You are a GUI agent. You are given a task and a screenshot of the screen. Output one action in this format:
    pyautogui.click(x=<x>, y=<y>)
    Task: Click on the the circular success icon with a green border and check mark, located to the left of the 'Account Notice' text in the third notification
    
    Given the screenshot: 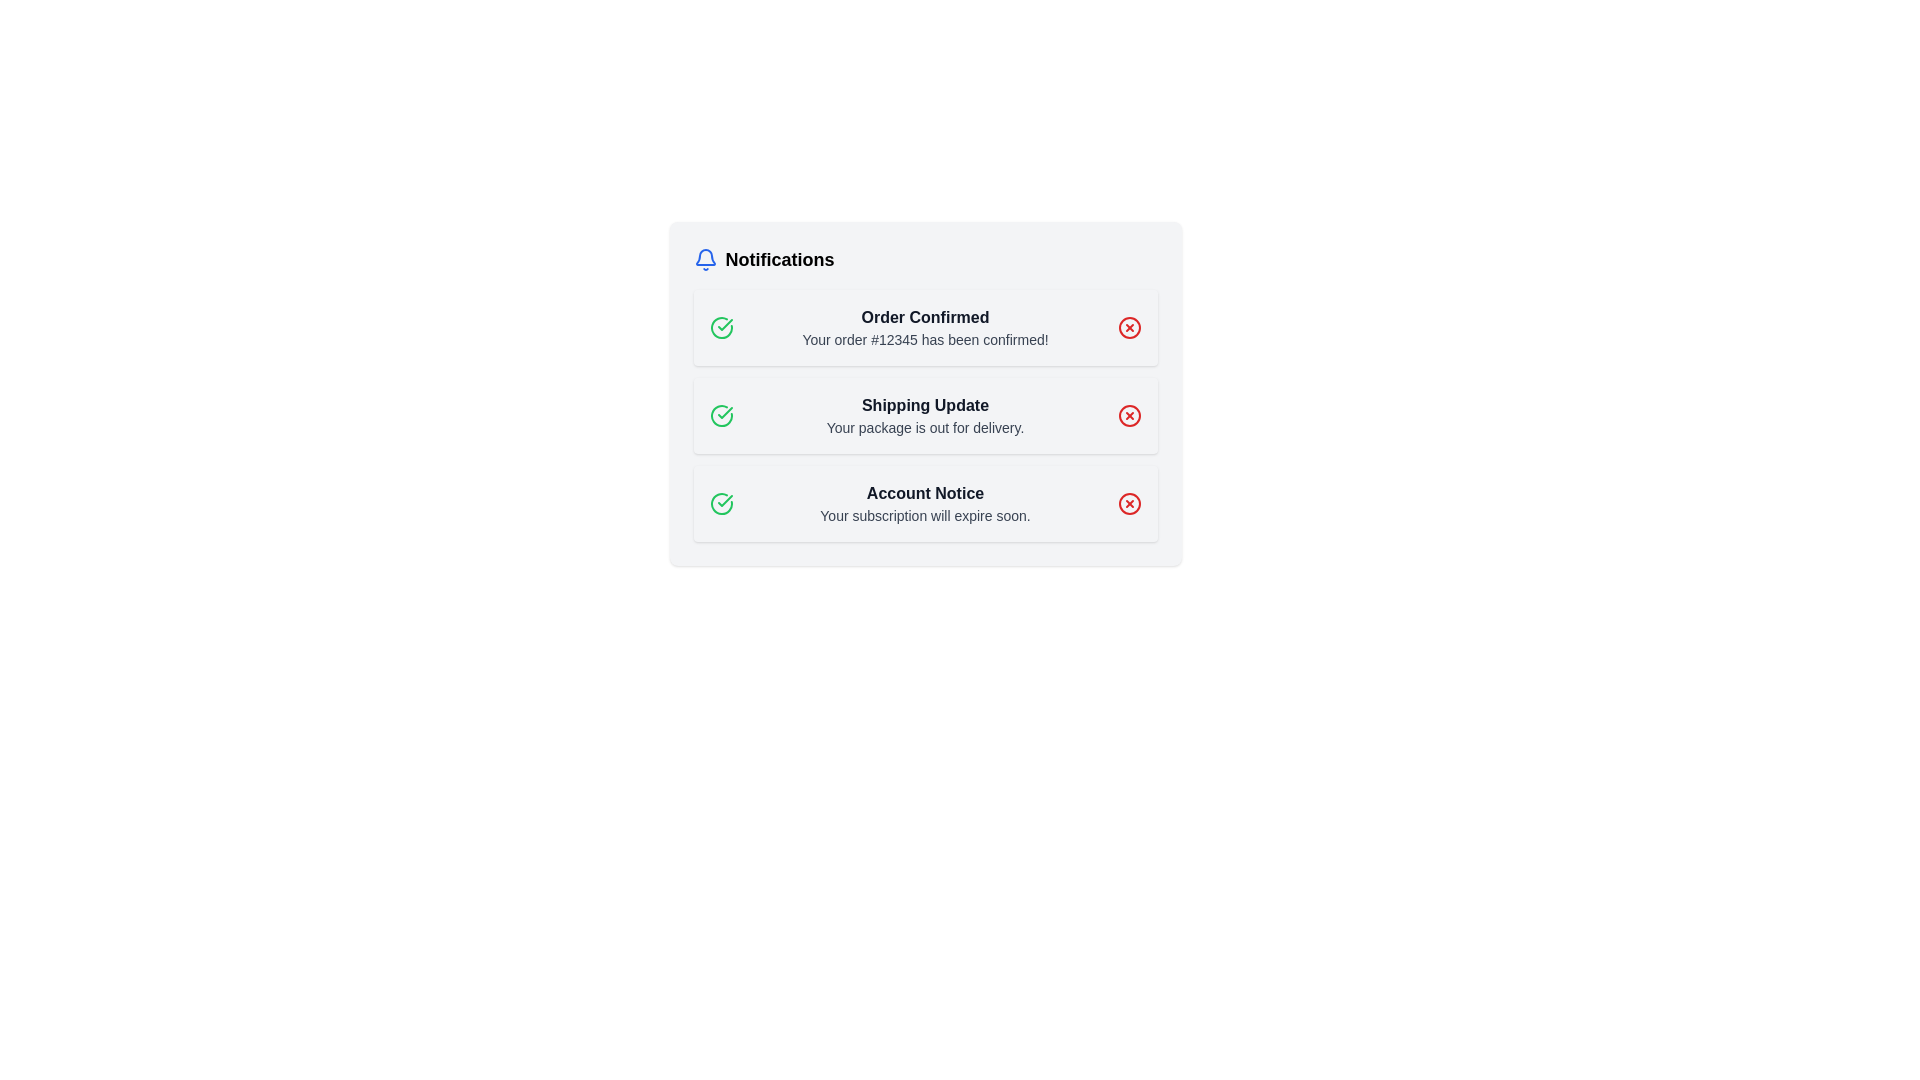 What is the action you would take?
    pyautogui.click(x=720, y=503)
    